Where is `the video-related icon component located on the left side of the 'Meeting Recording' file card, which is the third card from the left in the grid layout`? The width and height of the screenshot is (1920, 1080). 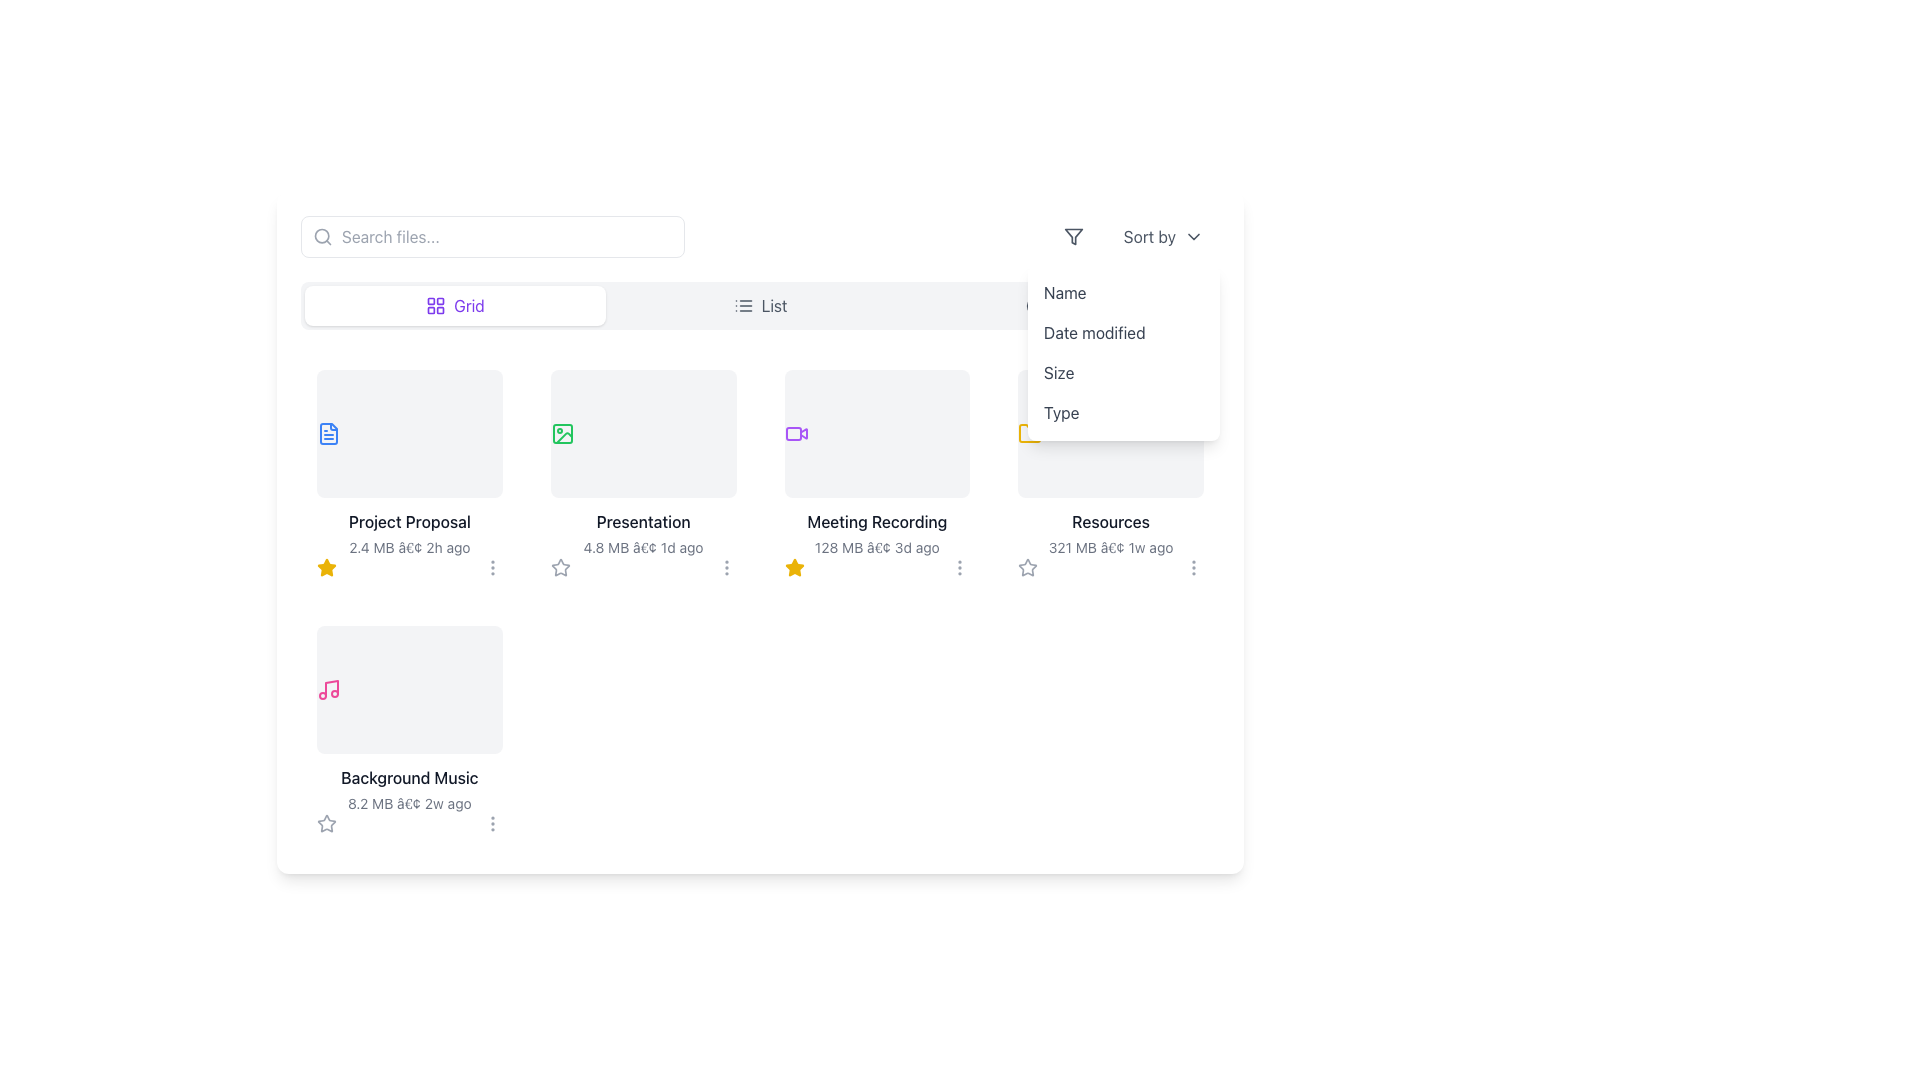
the video-related icon component located on the left side of the 'Meeting Recording' file card, which is the third card from the left in the grid layout is located at coordinates (792, 433).